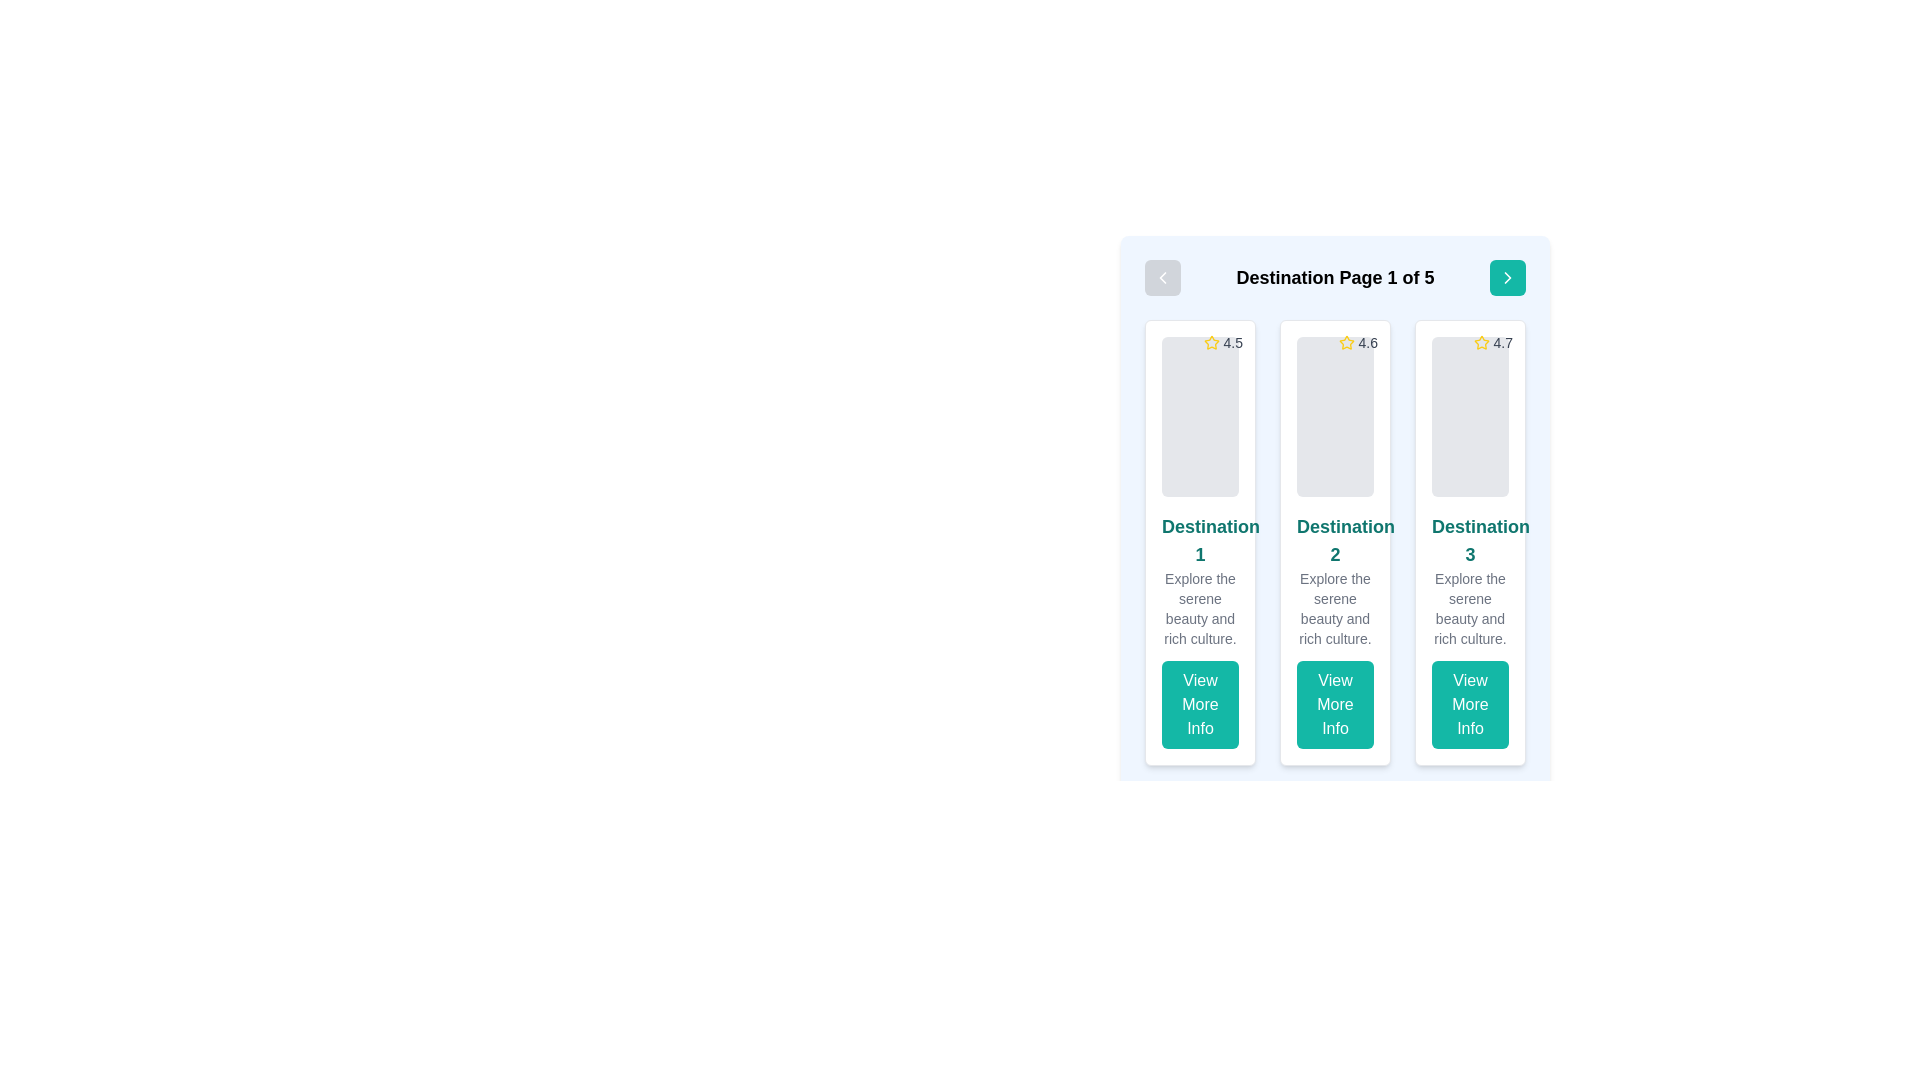  I want to click on the text label displaying the rating value of the destination or item located in the top-right corner of the third card in the listing, adjacent to the yellow star icon, so click(1503, 342).